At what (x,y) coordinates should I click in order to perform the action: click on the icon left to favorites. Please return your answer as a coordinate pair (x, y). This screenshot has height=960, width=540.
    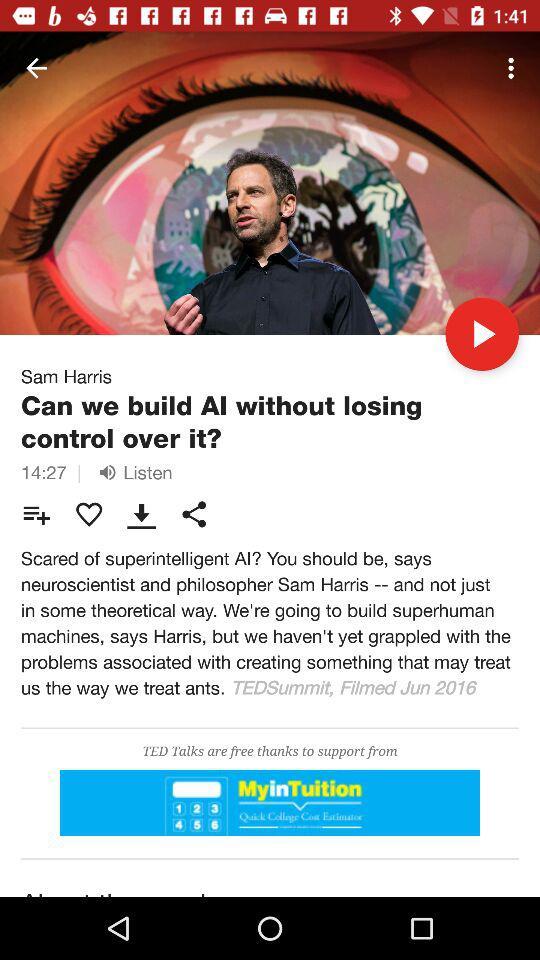
    Looking at the image, I should click on (36, 513).